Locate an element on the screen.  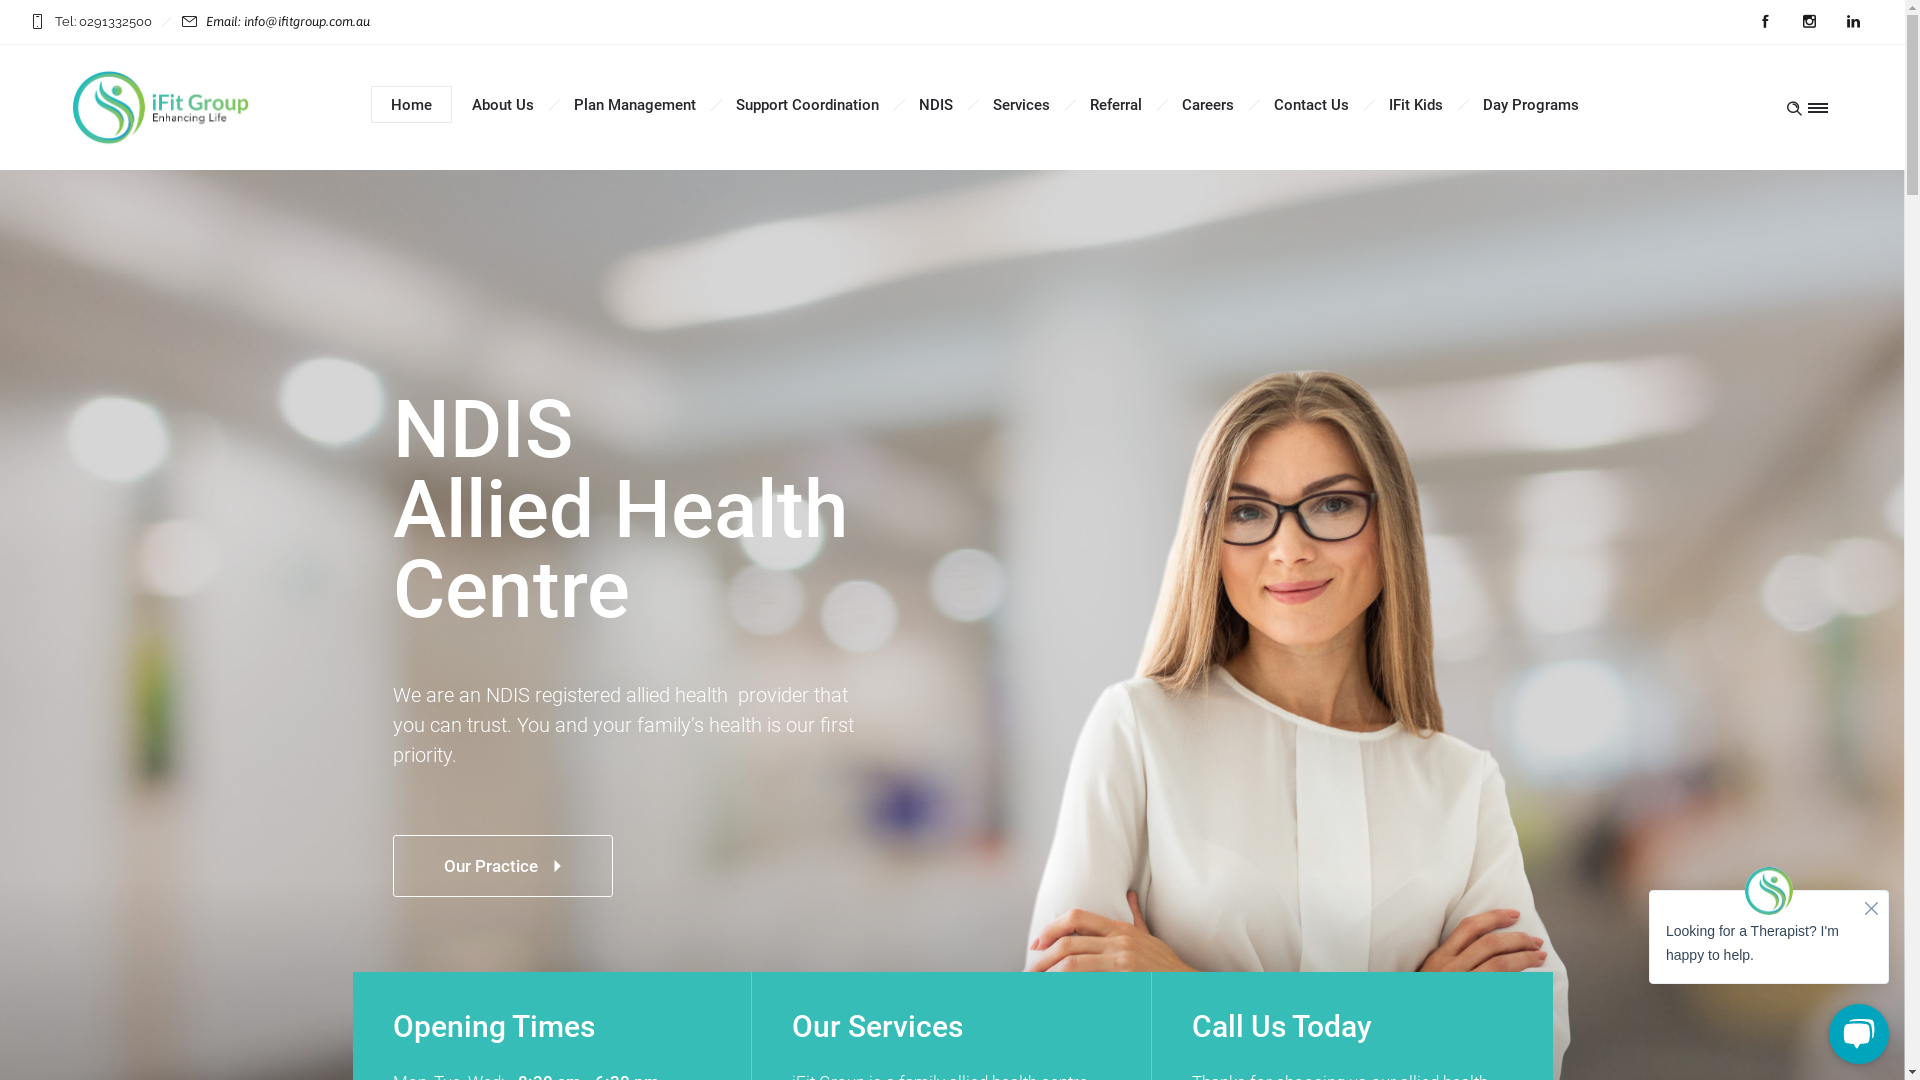
'Day Programs' is located at coordinates (1530, 104).